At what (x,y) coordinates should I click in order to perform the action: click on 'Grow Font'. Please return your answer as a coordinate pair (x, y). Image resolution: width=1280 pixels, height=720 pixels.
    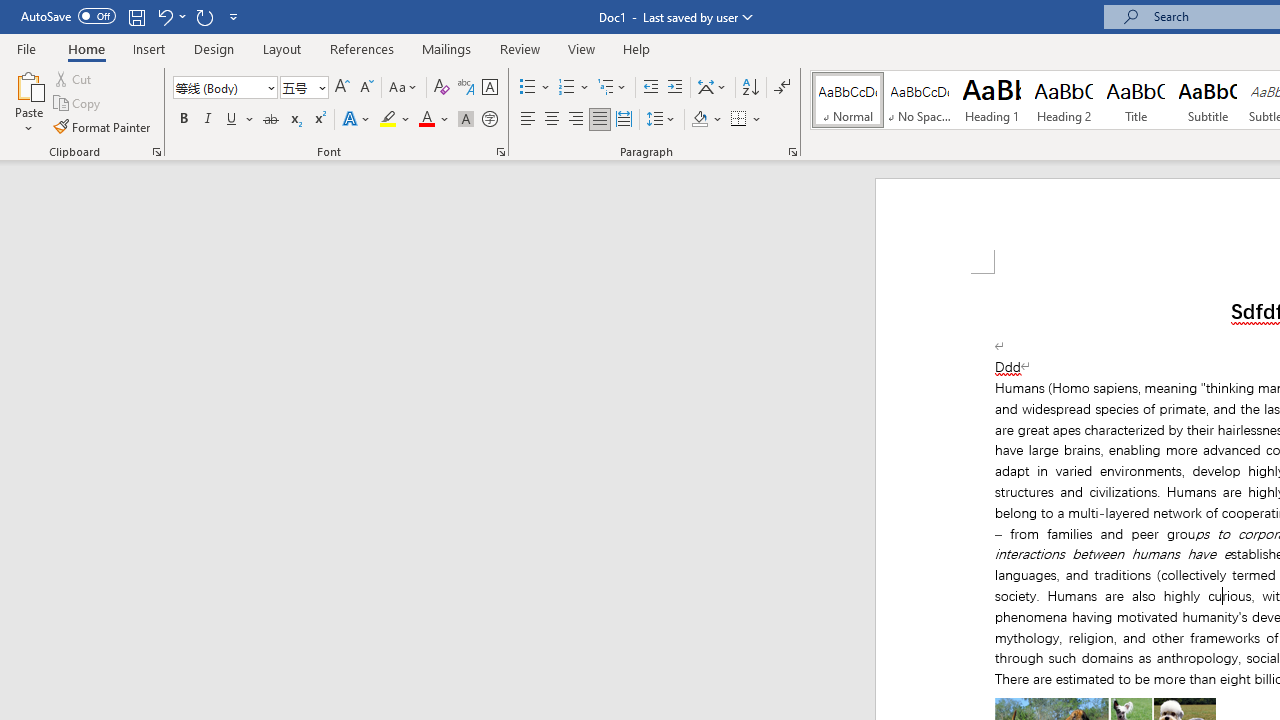
    Looking at the image, I should click on (342, 86).